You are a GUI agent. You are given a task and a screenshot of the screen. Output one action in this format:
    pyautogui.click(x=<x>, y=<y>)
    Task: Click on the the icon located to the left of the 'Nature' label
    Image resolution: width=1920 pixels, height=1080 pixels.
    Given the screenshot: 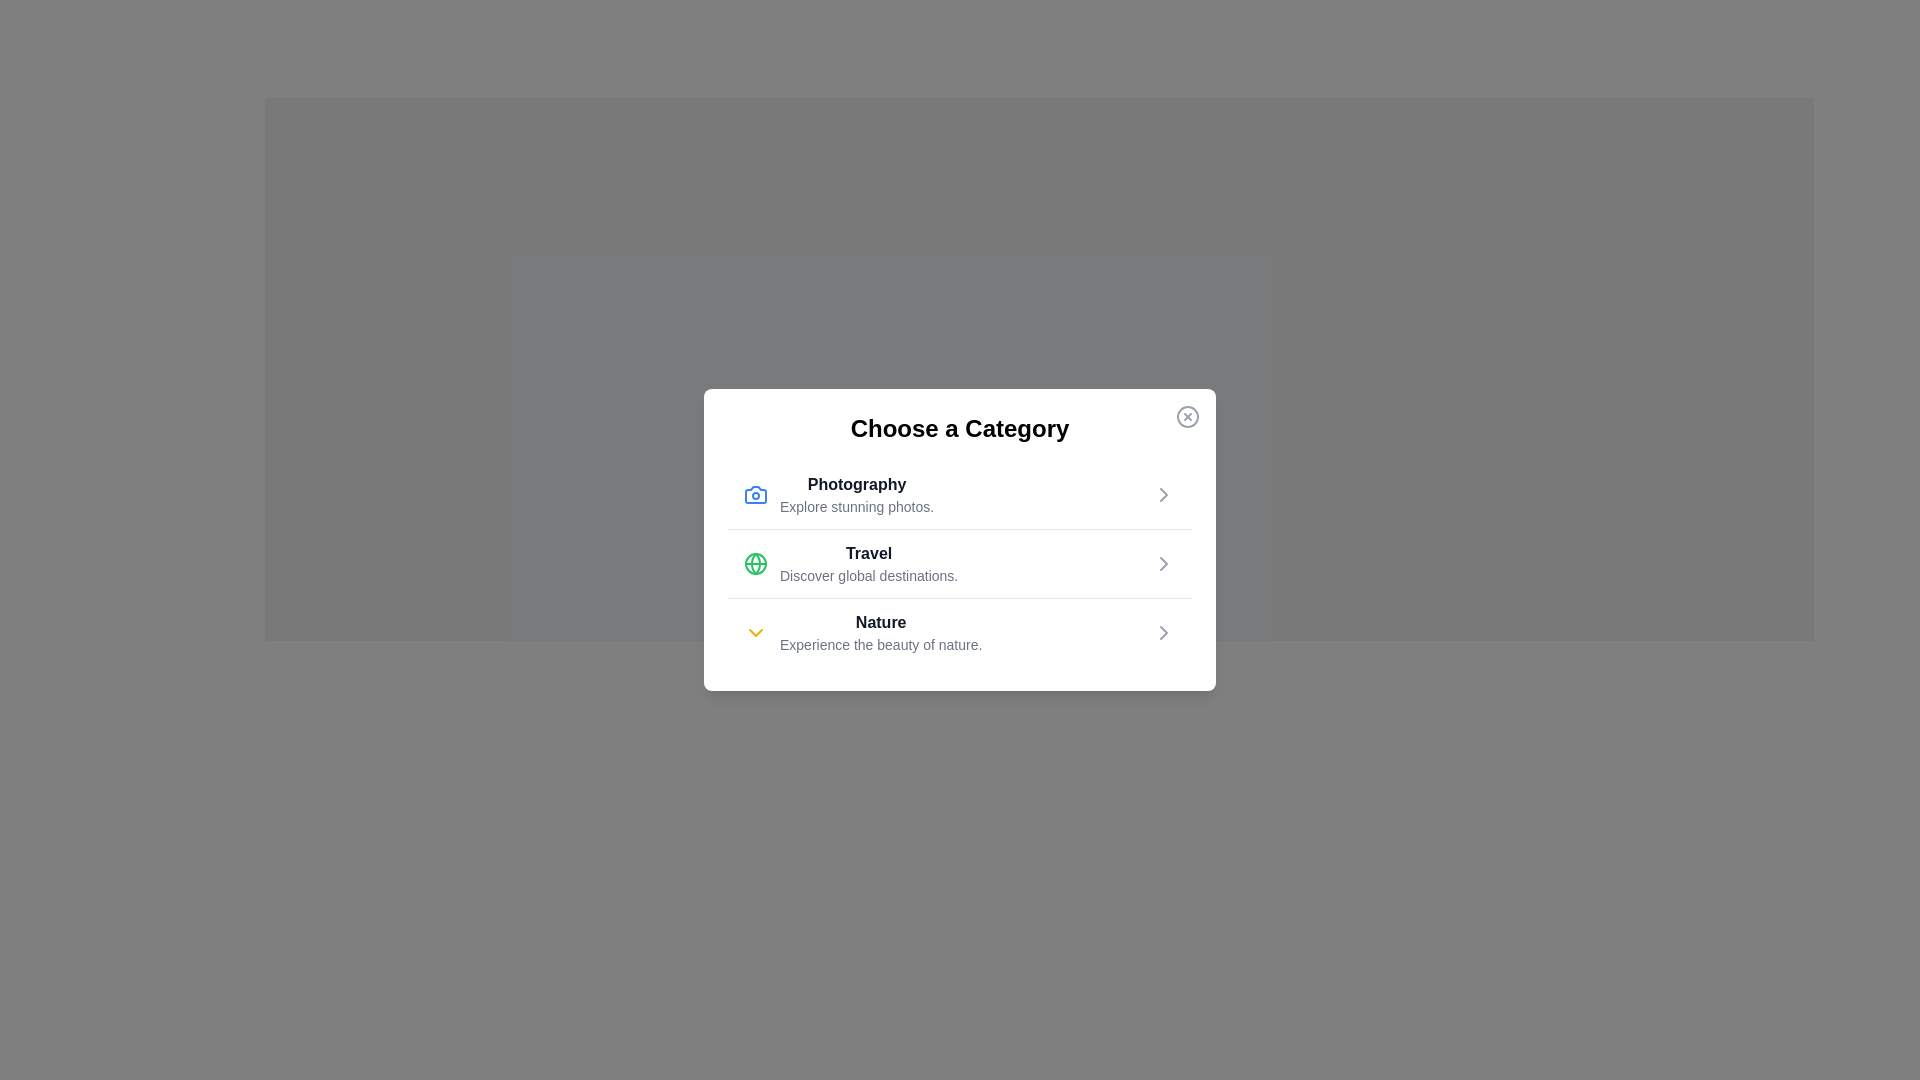 What is the action you would take?
    pyautogui.click(x=754, y=632)
    